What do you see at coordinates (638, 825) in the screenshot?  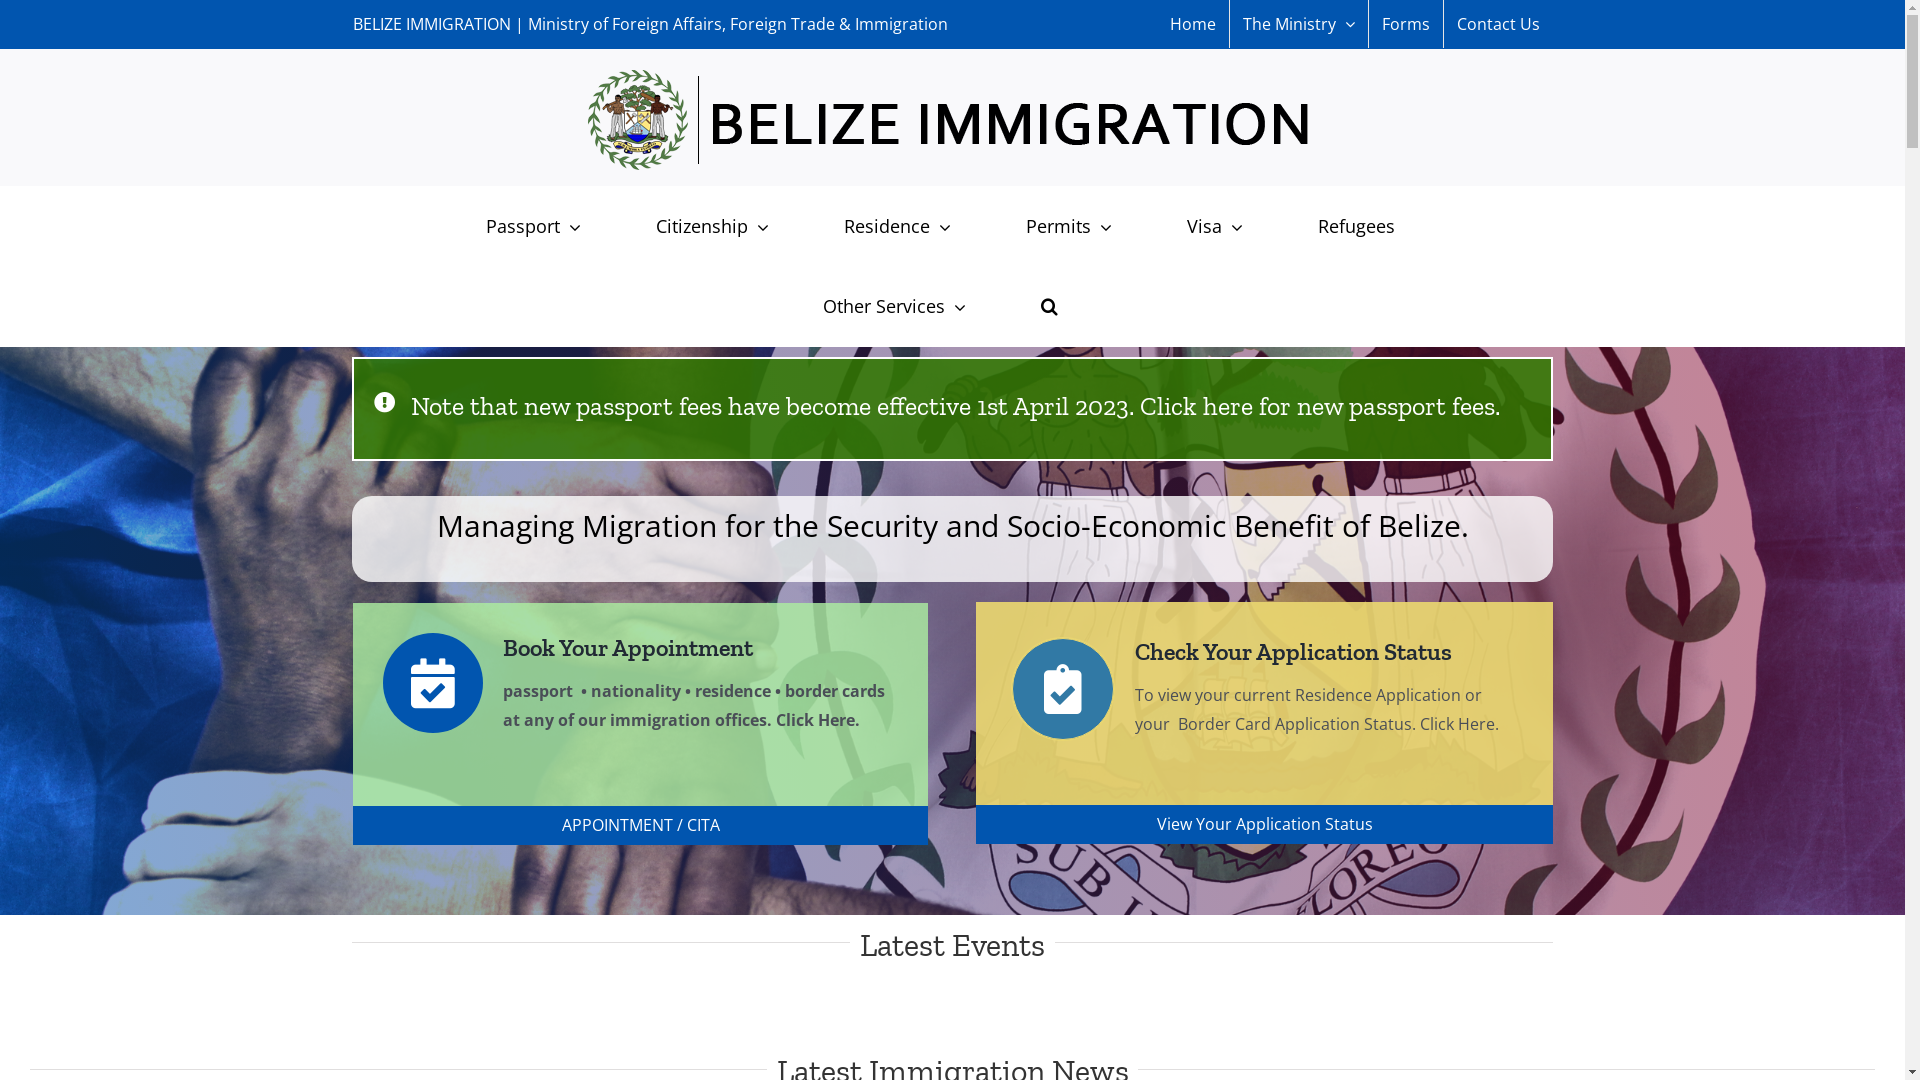 I see `'APPOINTMENT / CITA'` at bounding box center [638, 825].